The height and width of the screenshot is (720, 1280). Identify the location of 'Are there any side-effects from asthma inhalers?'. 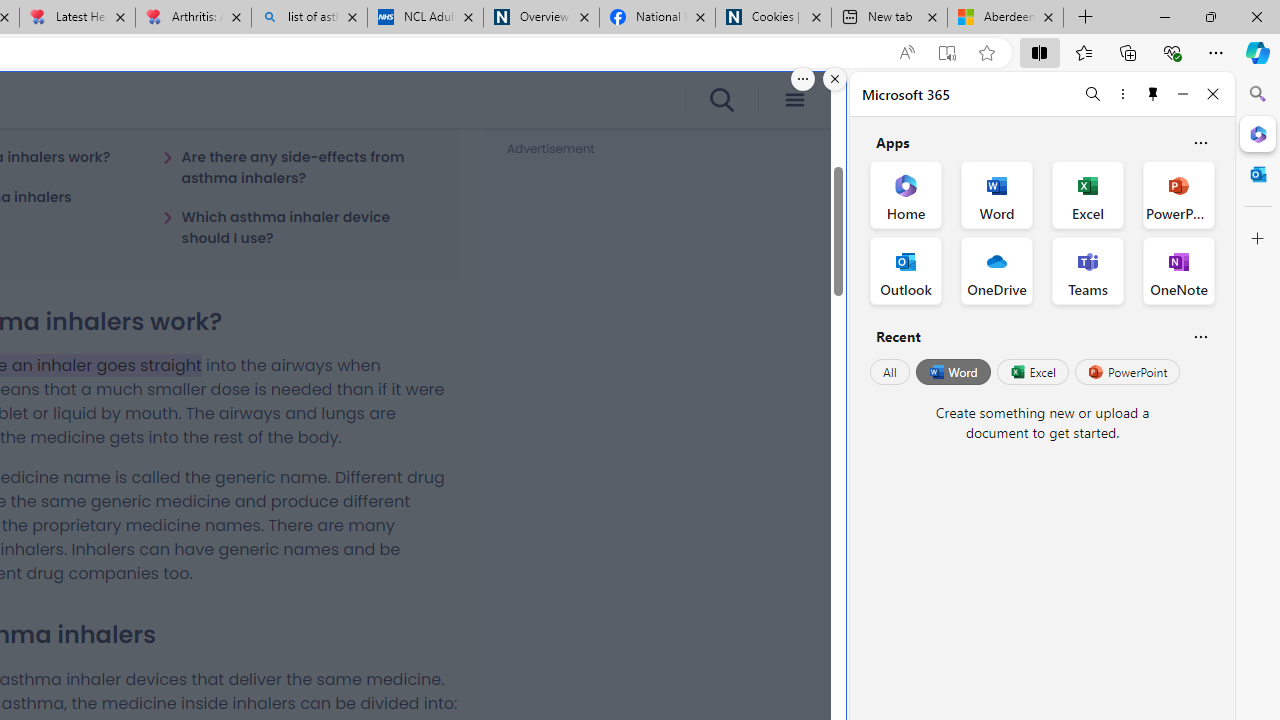
(297, 166).